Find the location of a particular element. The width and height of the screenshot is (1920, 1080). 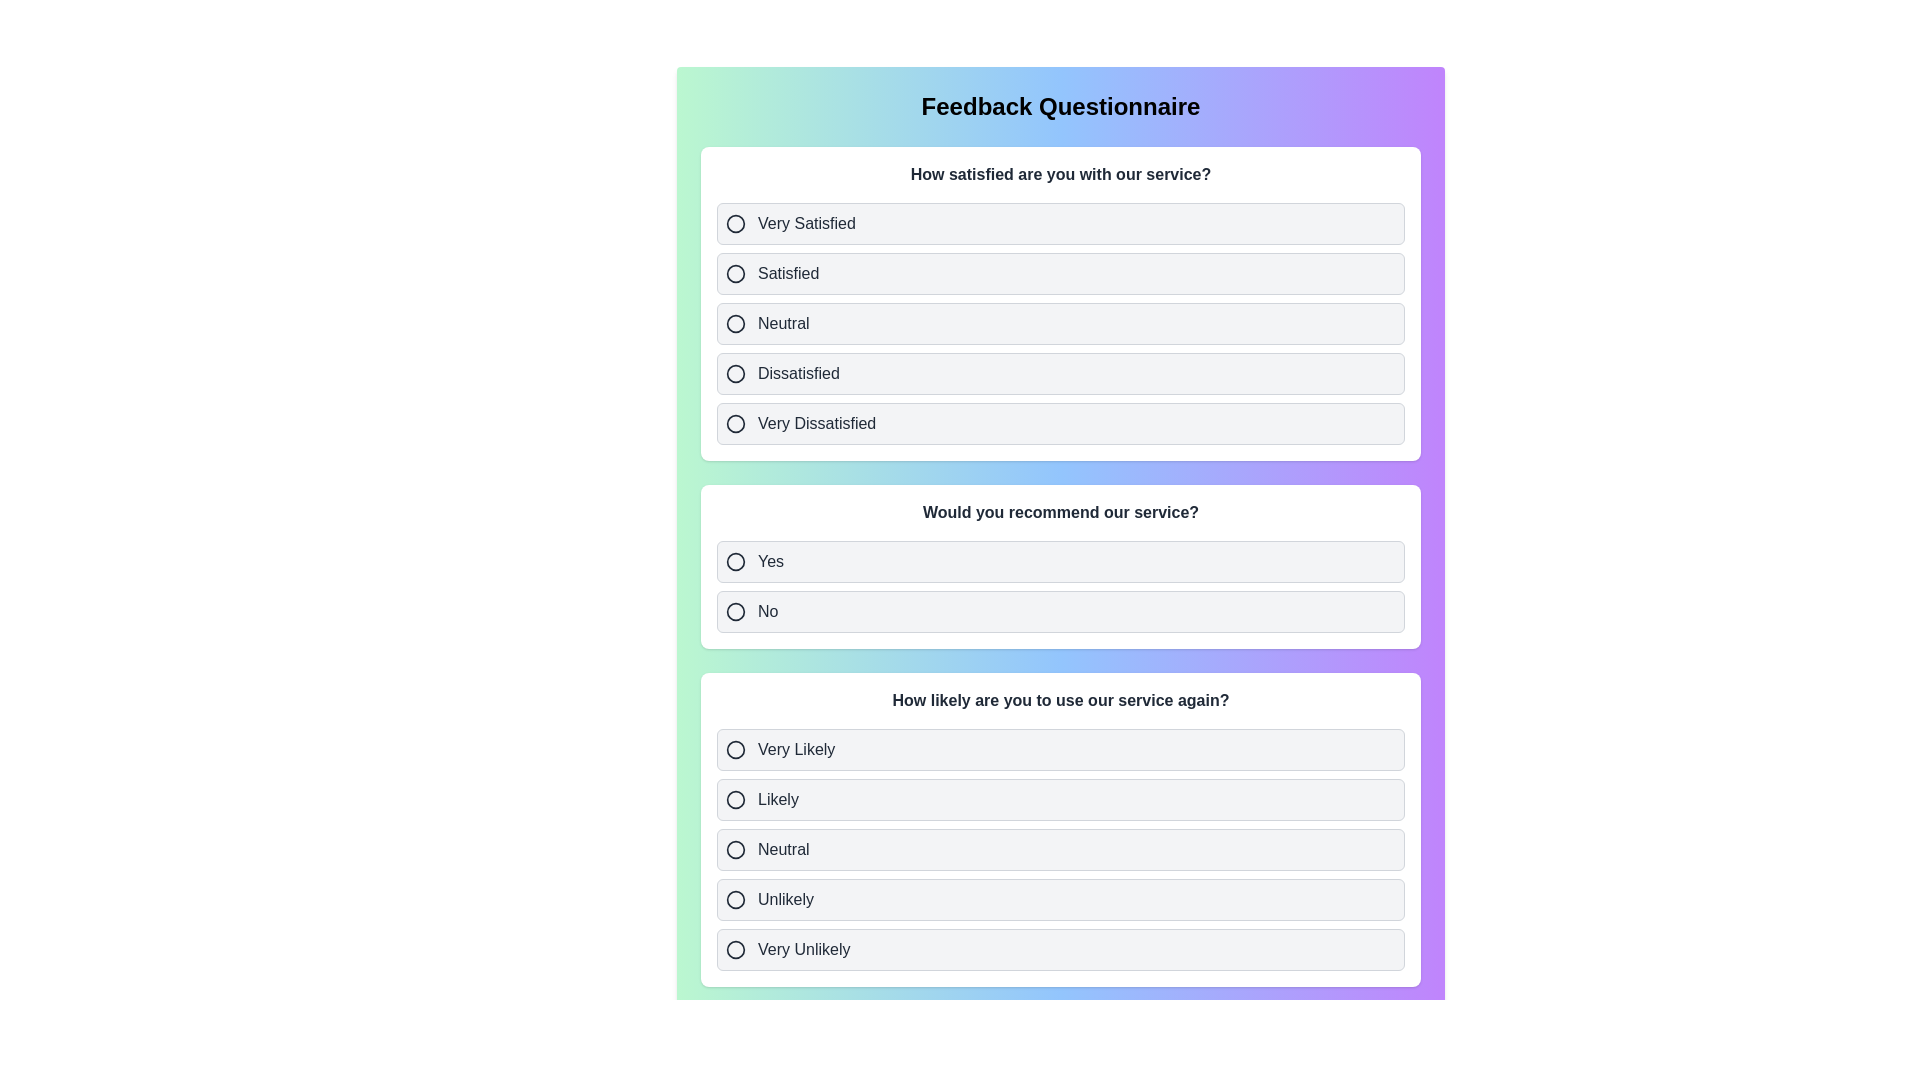

the option Very Satisfied for the first question is located at coordinates (1059, 223).